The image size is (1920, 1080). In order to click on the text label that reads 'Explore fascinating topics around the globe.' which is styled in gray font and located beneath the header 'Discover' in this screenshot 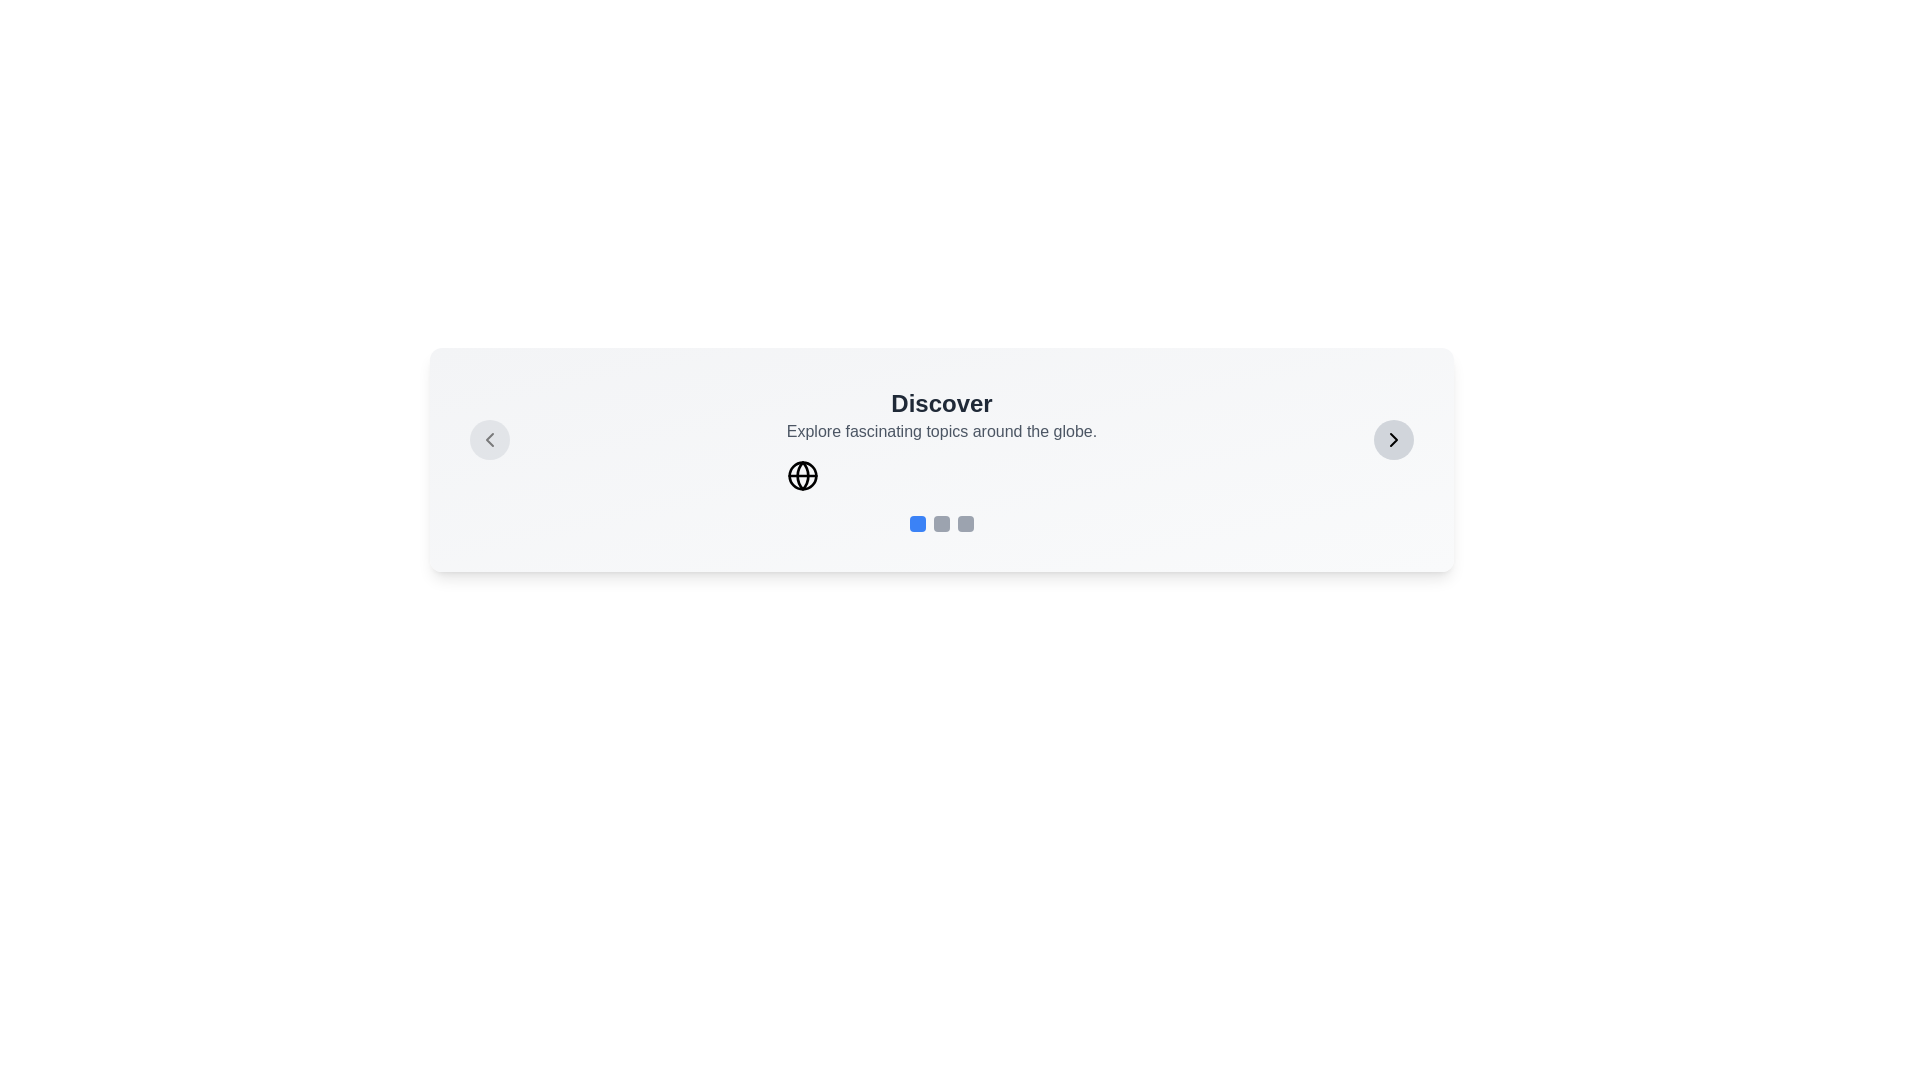, I will do `click(940, 431)`.